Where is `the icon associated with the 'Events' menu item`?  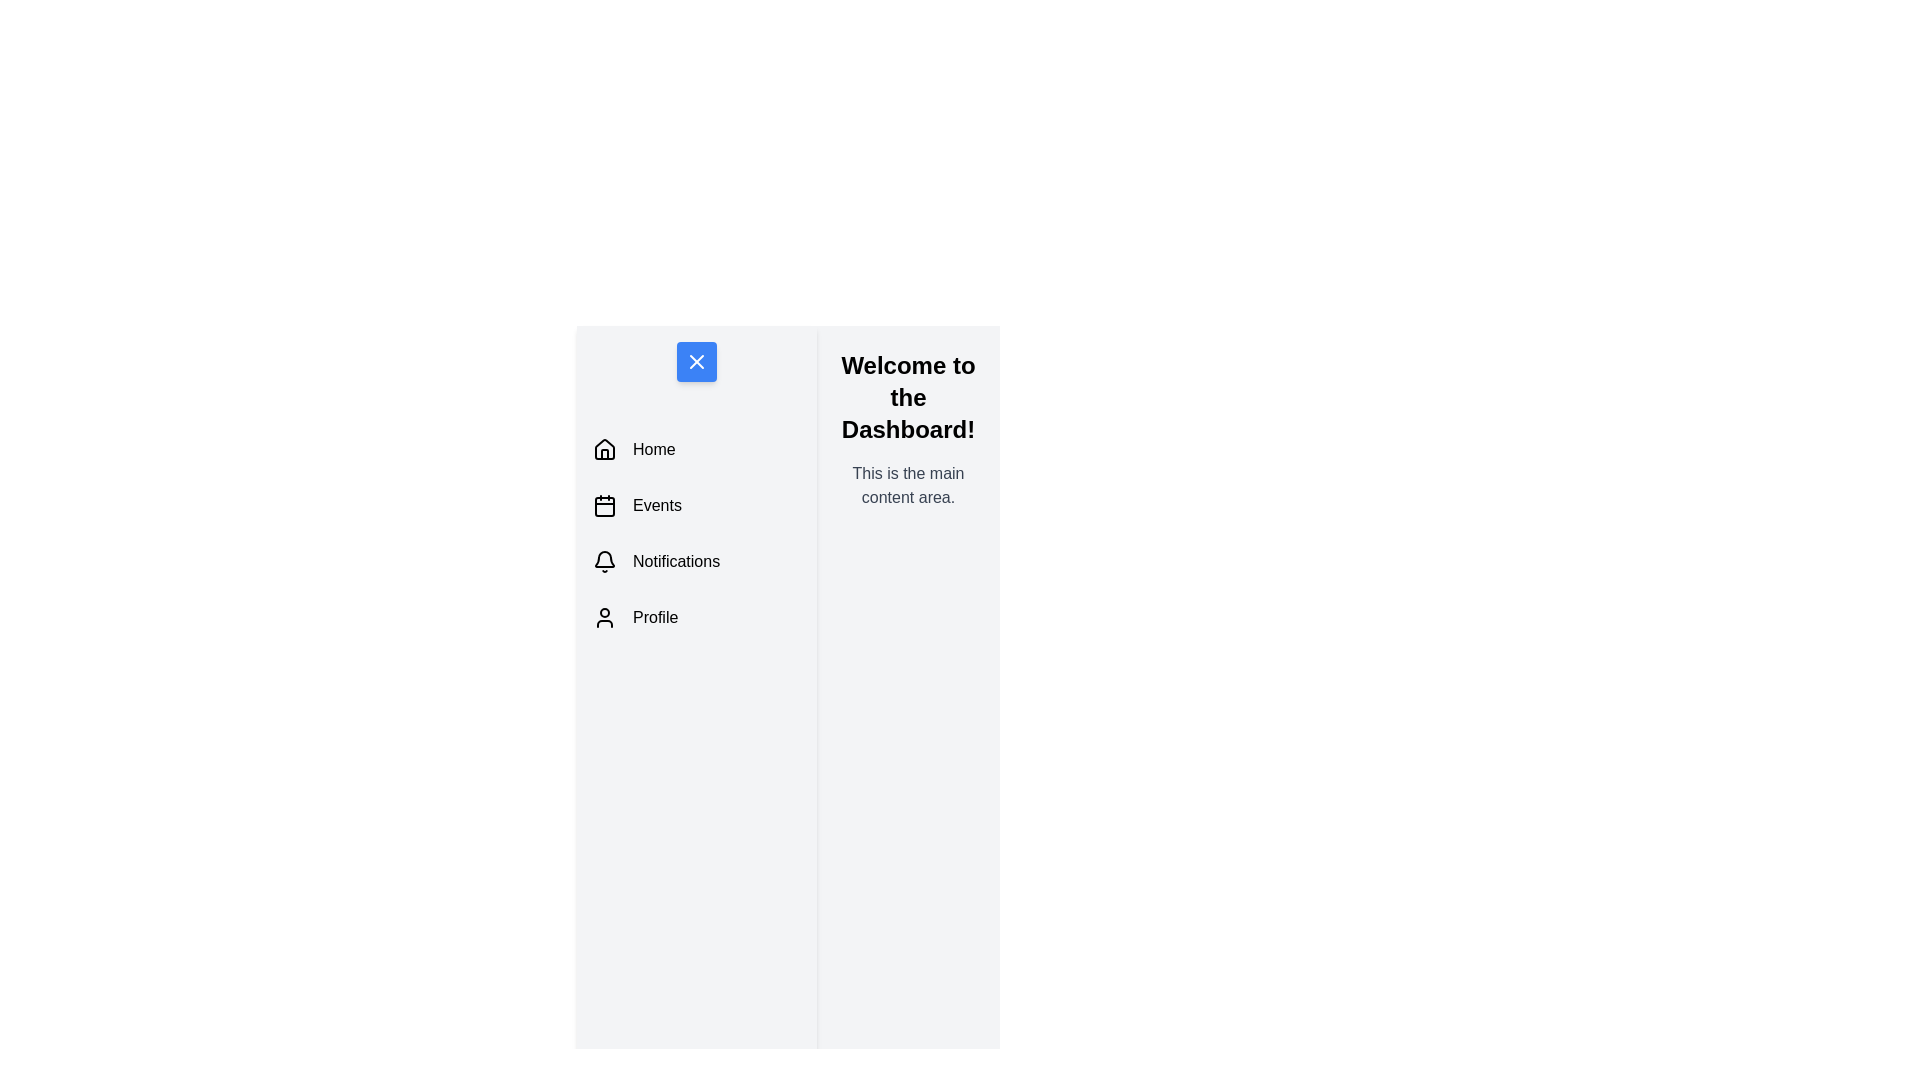
the icon associated with the 'Events' menu item is located at coordinates (603, 504).